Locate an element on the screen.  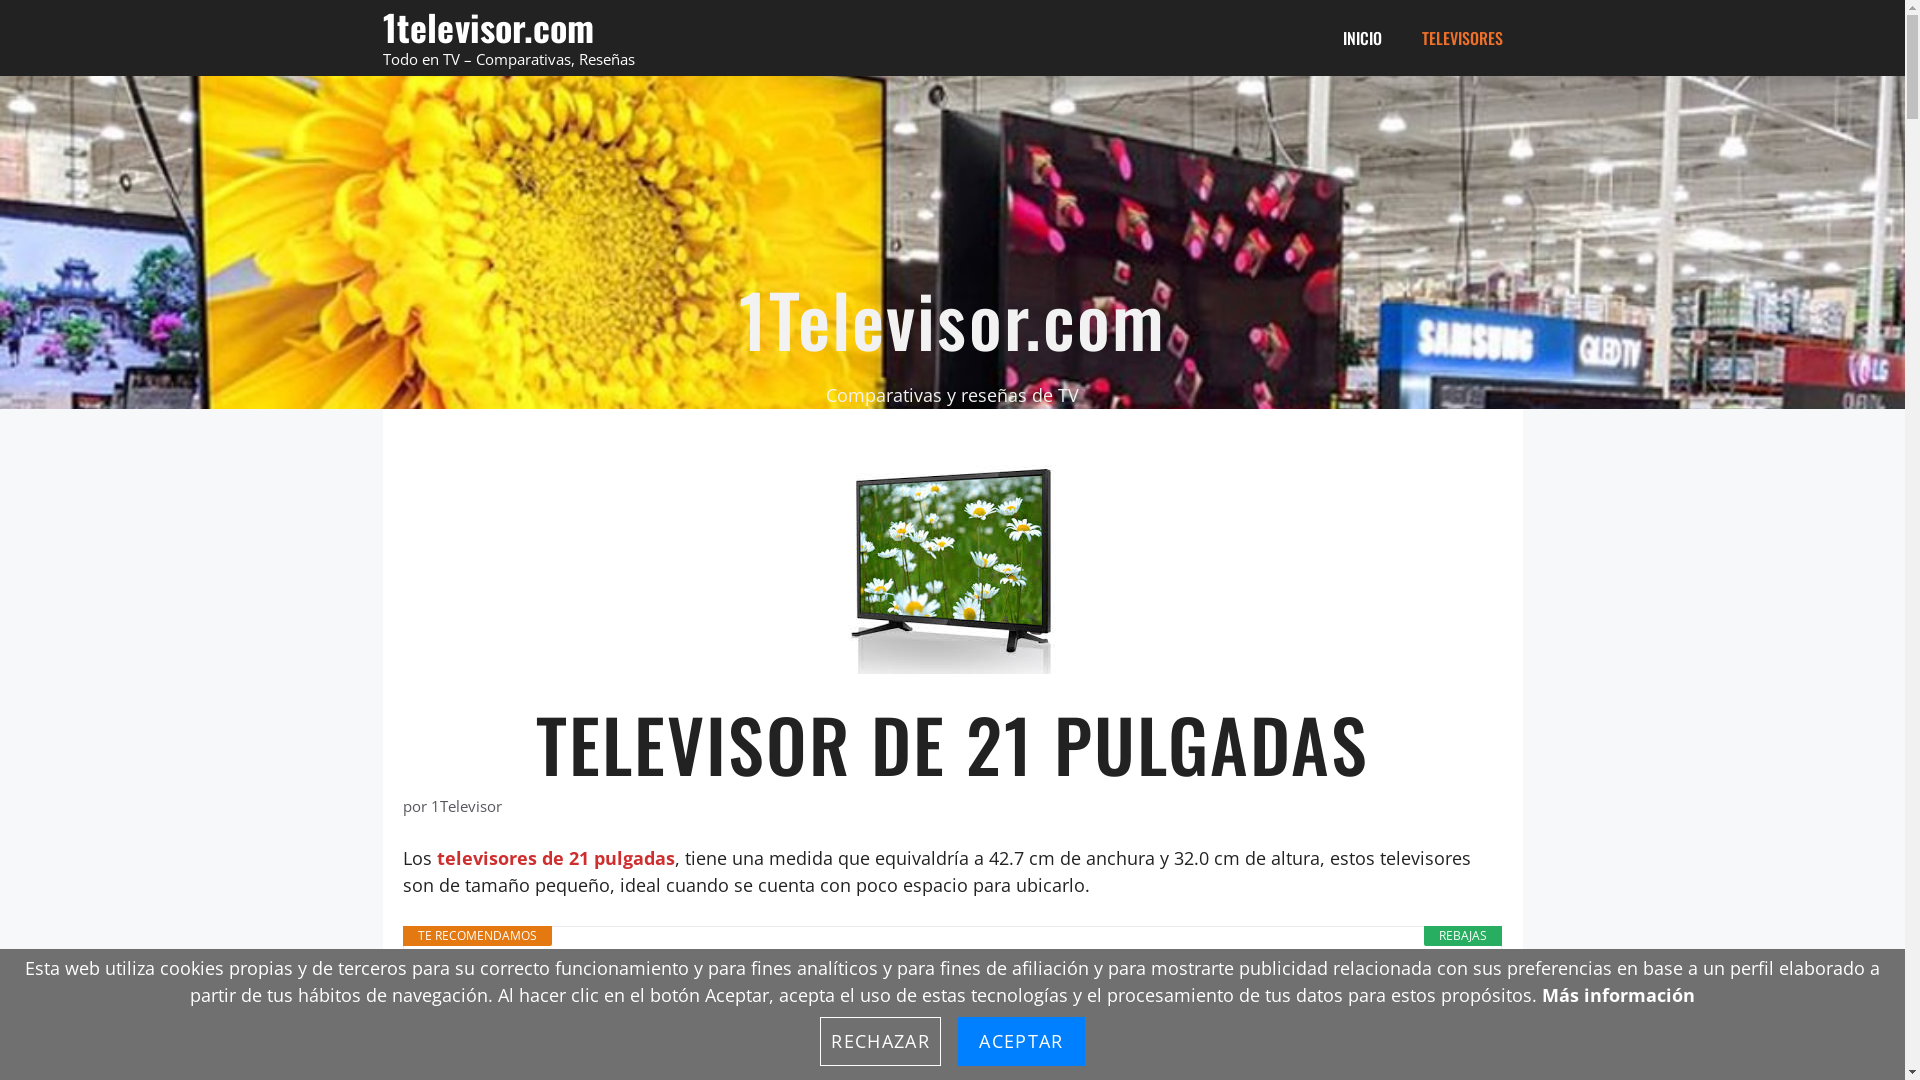
'ACEPTAR' is located at coordinates (957, 1040).